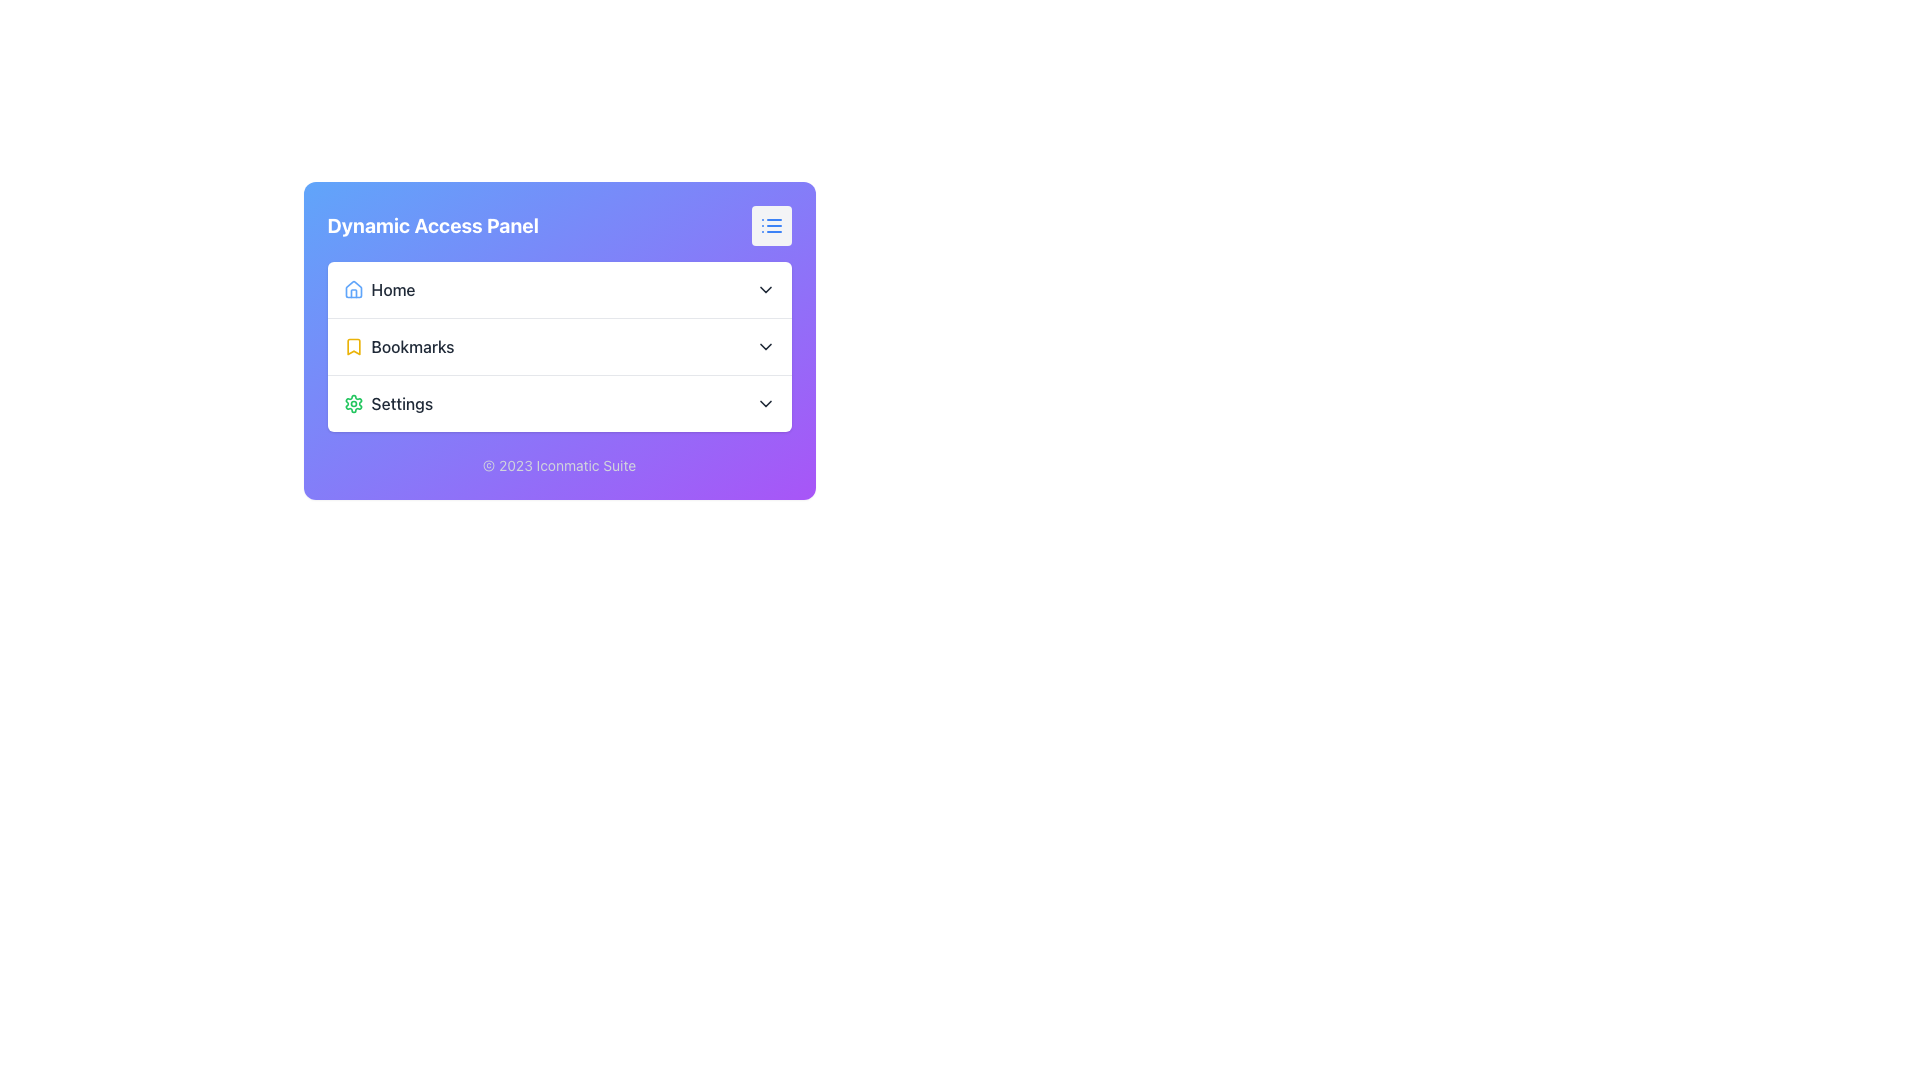 The image size is (1920, 1080). Describe the element at coordinates (559, 289) in the screenshot. I see `the 'Home' dropdown menu item, which is the top-most item in the 'Dynamic Access Panel' with a purple-gradient background` at that location.